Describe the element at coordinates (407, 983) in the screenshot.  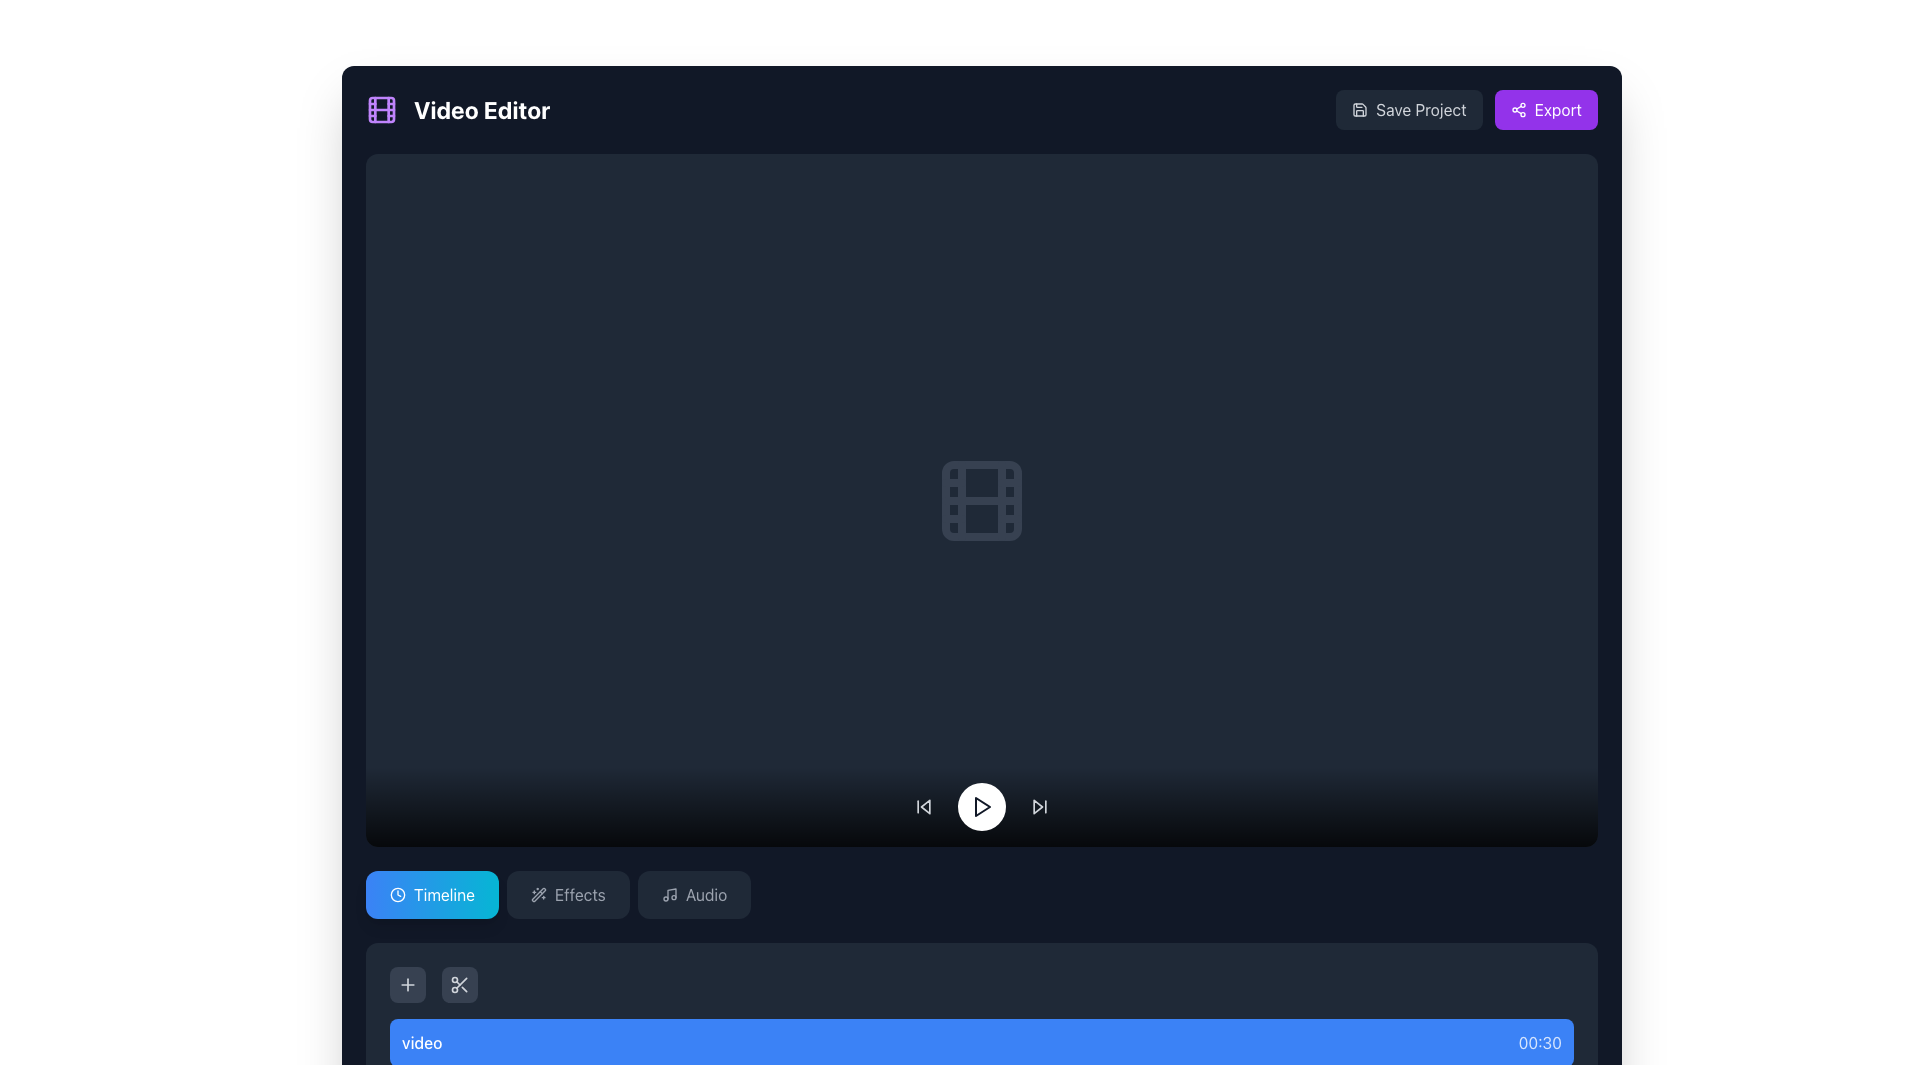
I see `the circular icon button located near the bottom left of the interface to initiate the add action` at that location.